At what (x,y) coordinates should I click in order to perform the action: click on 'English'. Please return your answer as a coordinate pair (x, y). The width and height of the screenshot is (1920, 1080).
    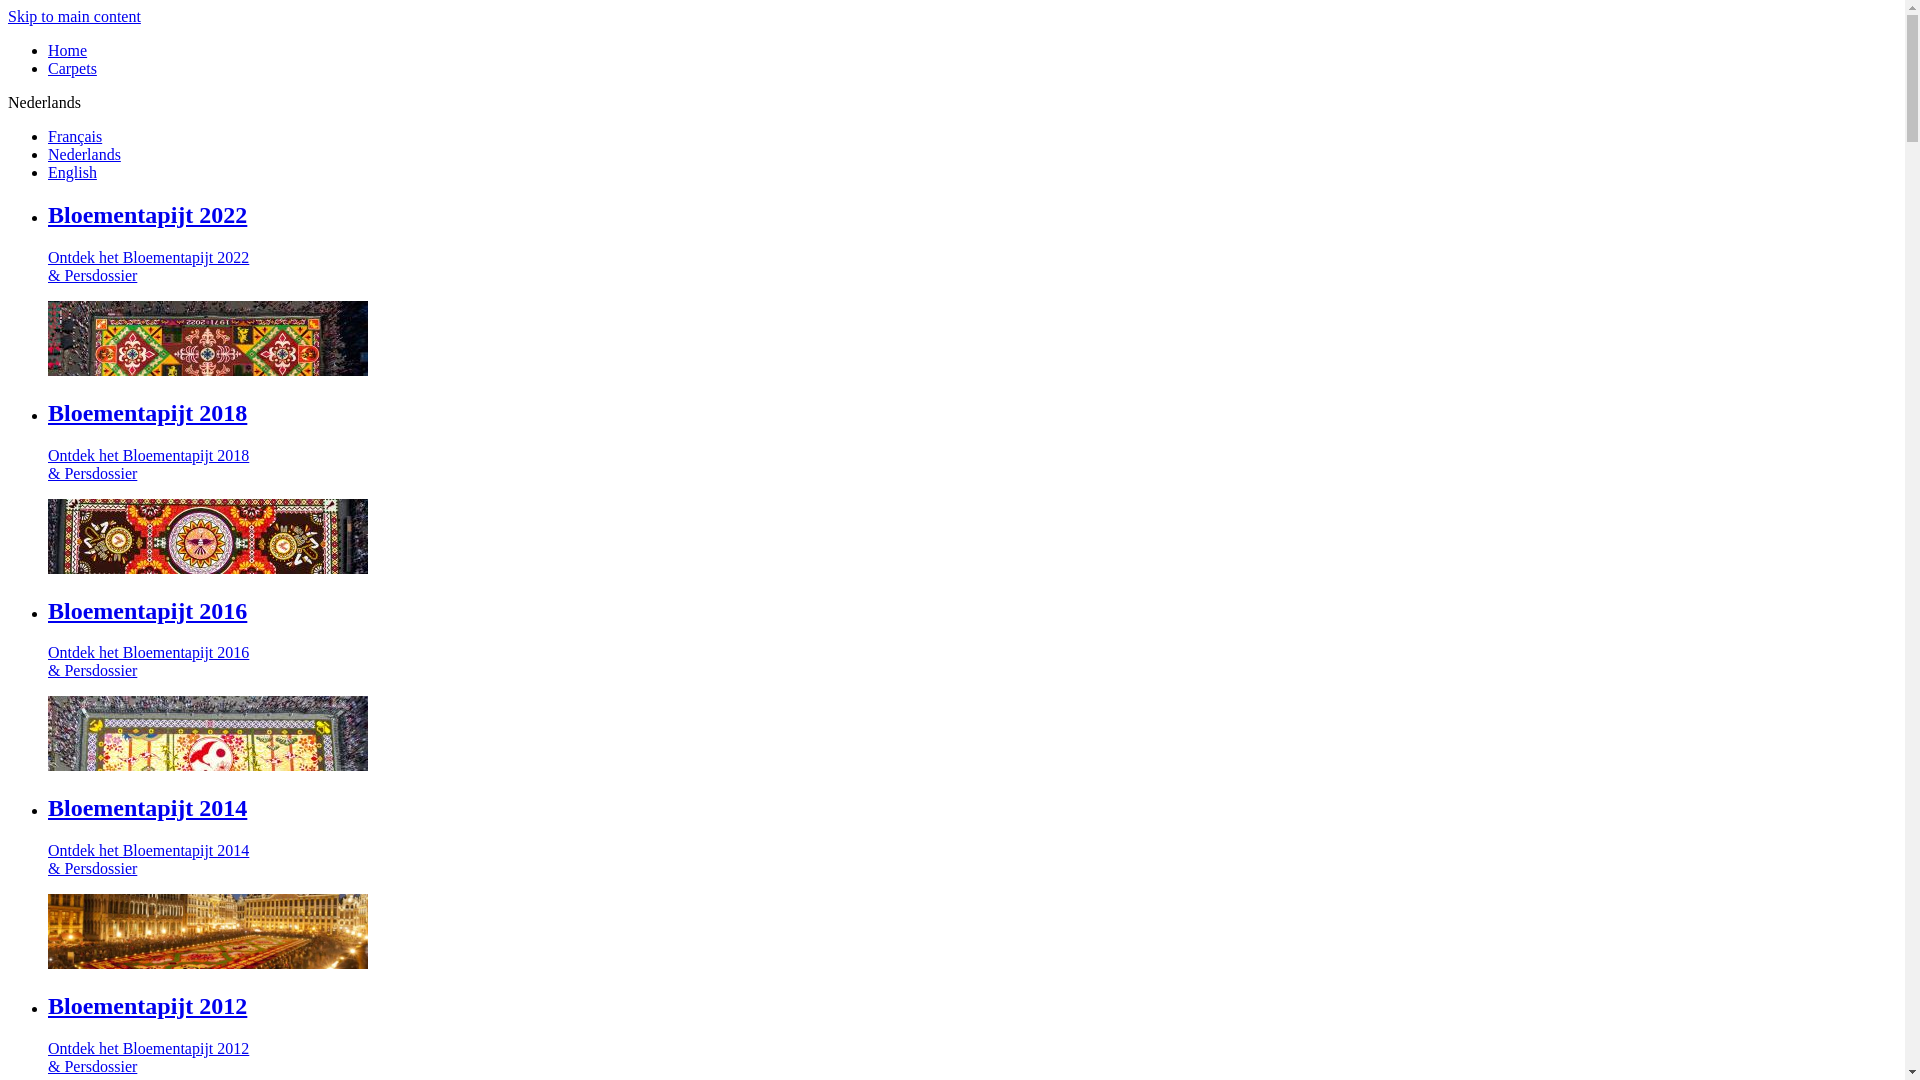
    Looking at the image, I should click on (72, 171).